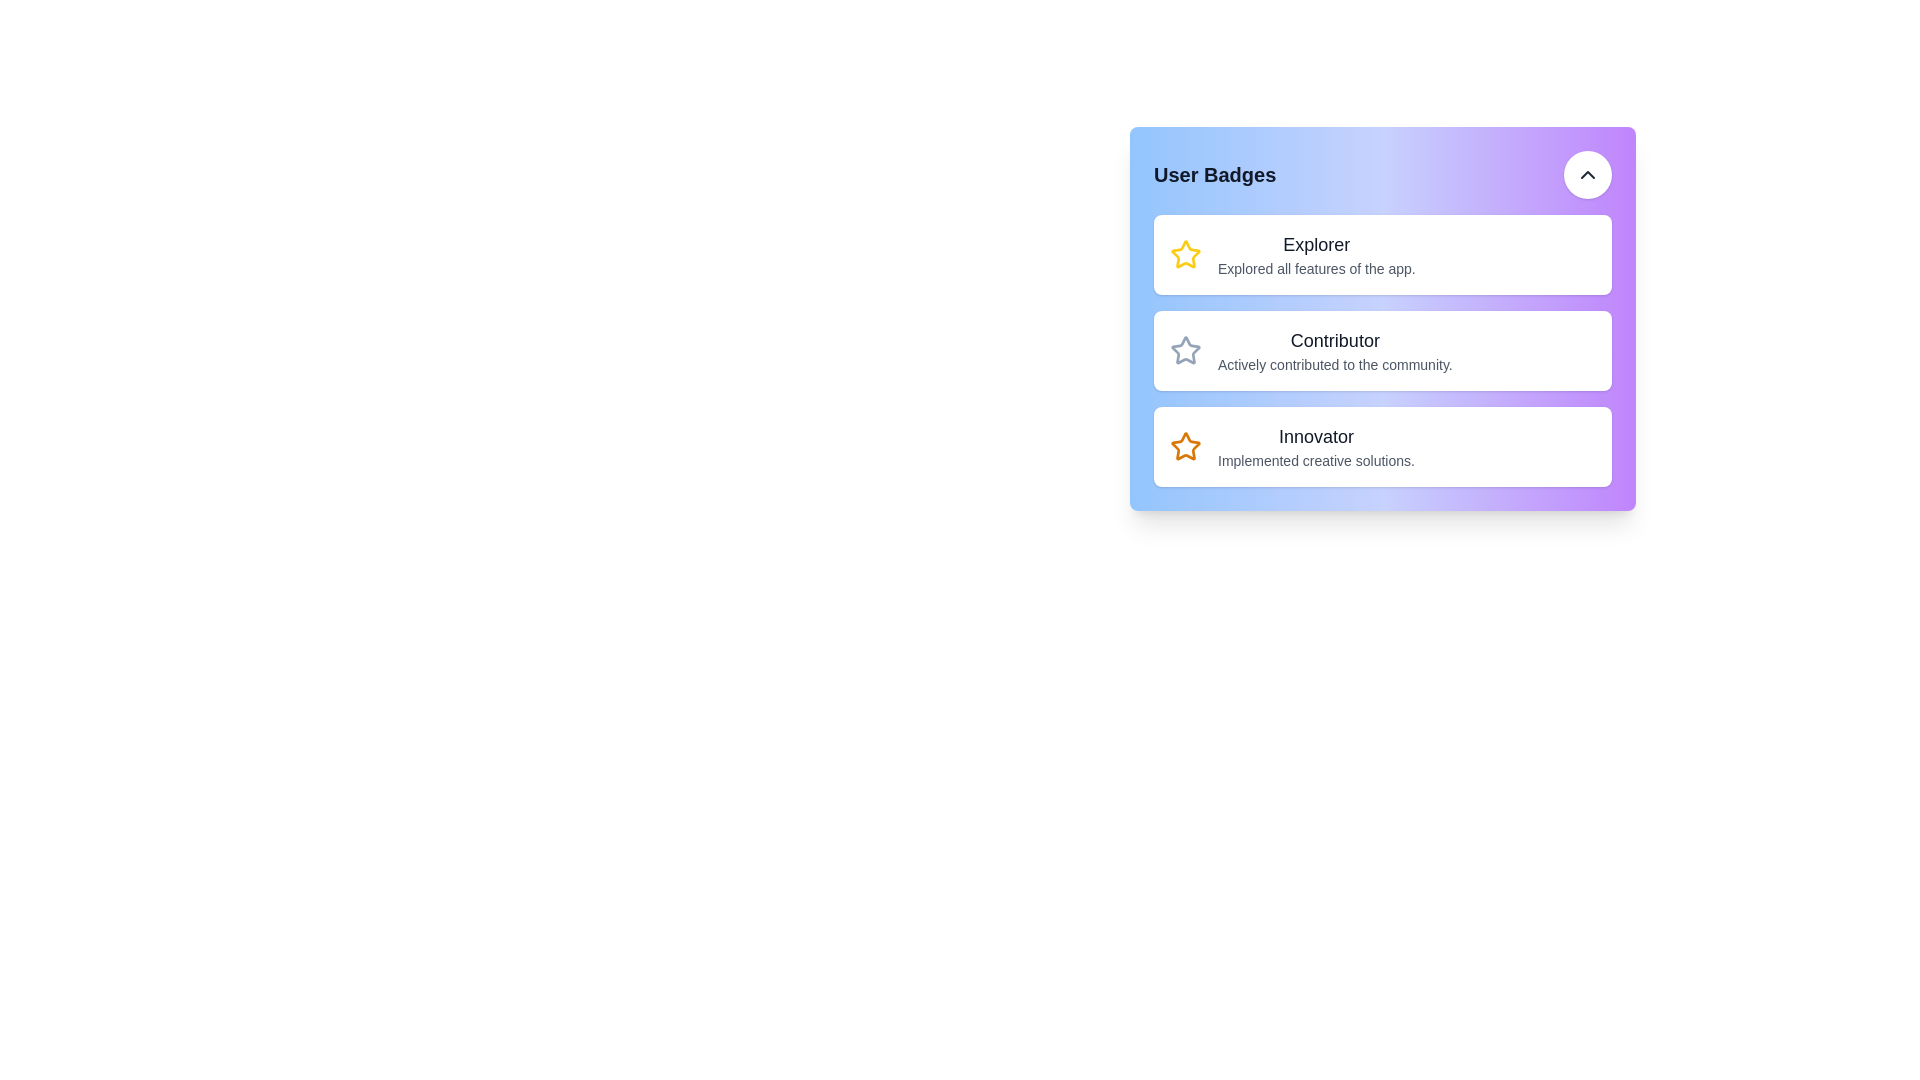 The image size is (1920, 1080). What do you see at coordinates (1587, 173) in the screenshot?
I see `the upward-pointing chevron icon button located in the top-right corner of the 'User Badges' card` at bounding box center [1587, 173].